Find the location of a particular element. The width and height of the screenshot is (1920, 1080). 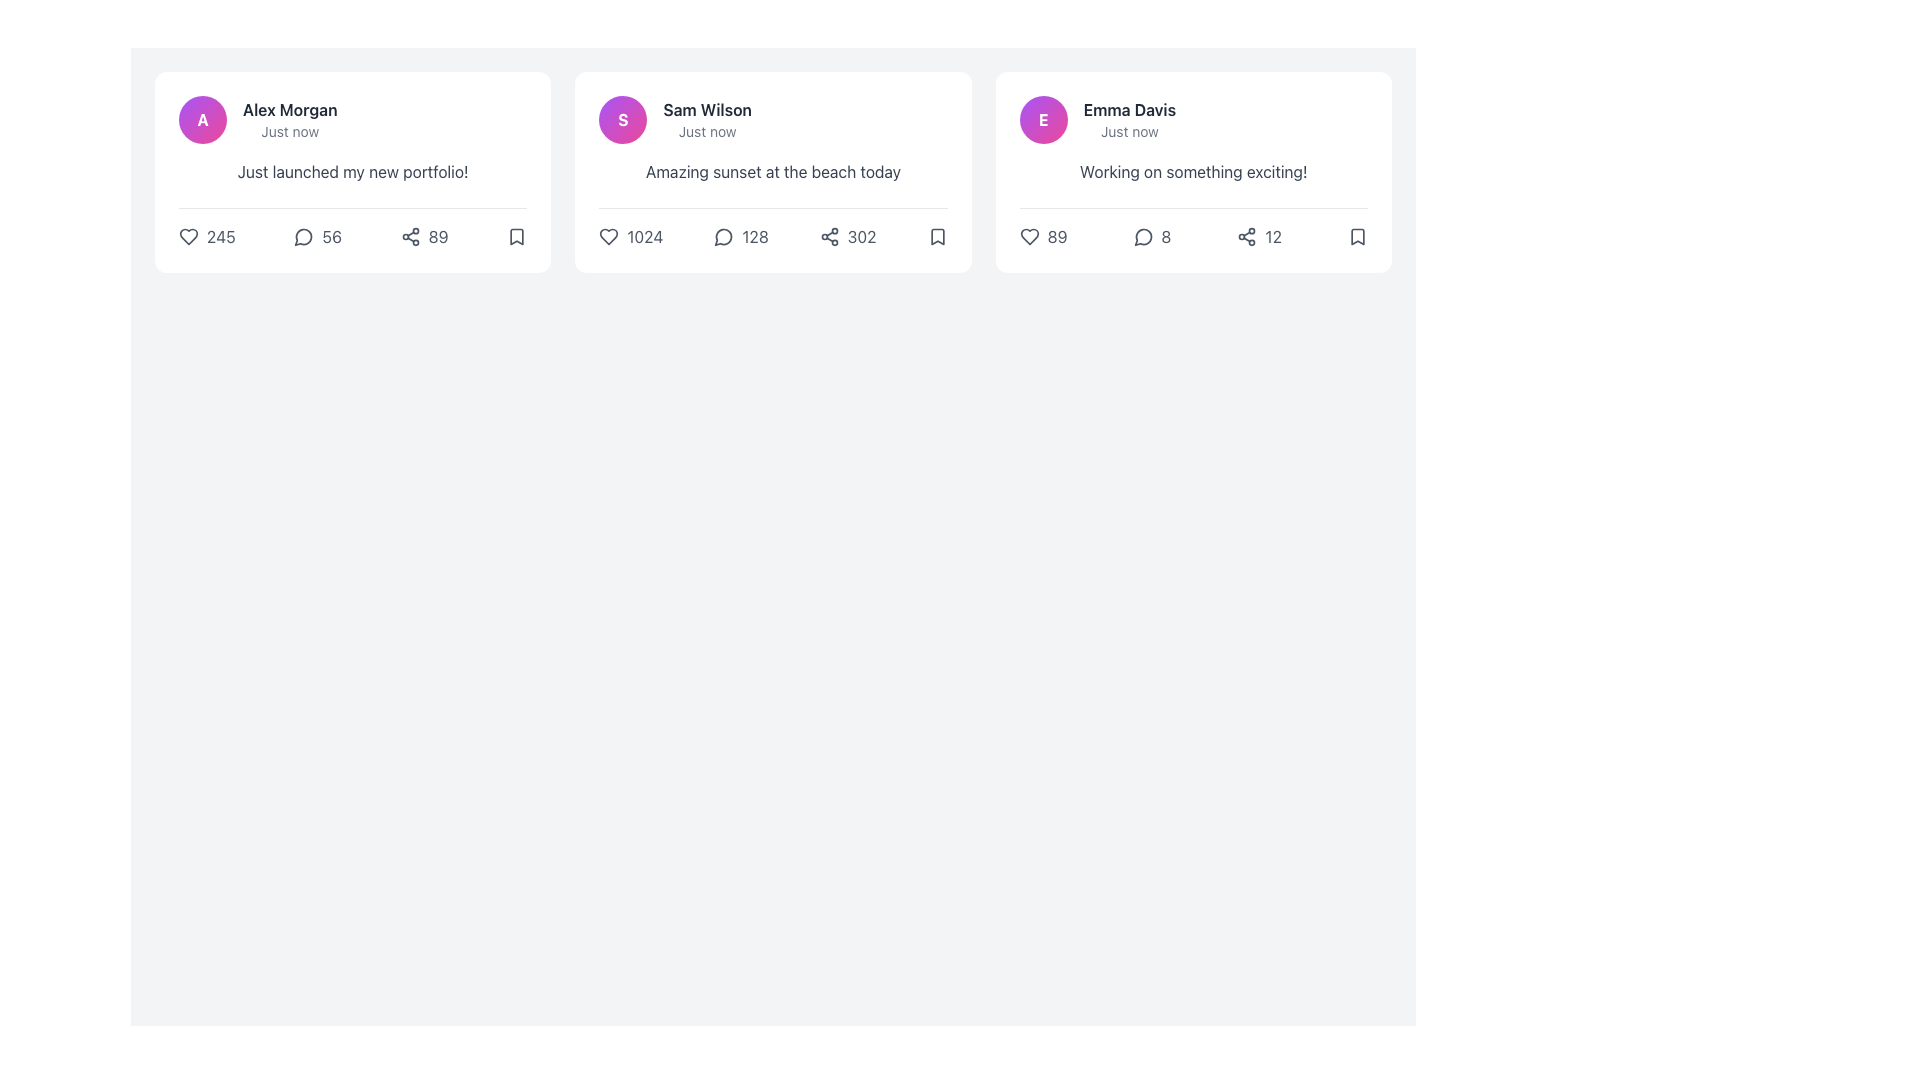

the heart icon and text button labeled '245' in the bottom section of the first card to like the content is located at coordinates (207, 235).